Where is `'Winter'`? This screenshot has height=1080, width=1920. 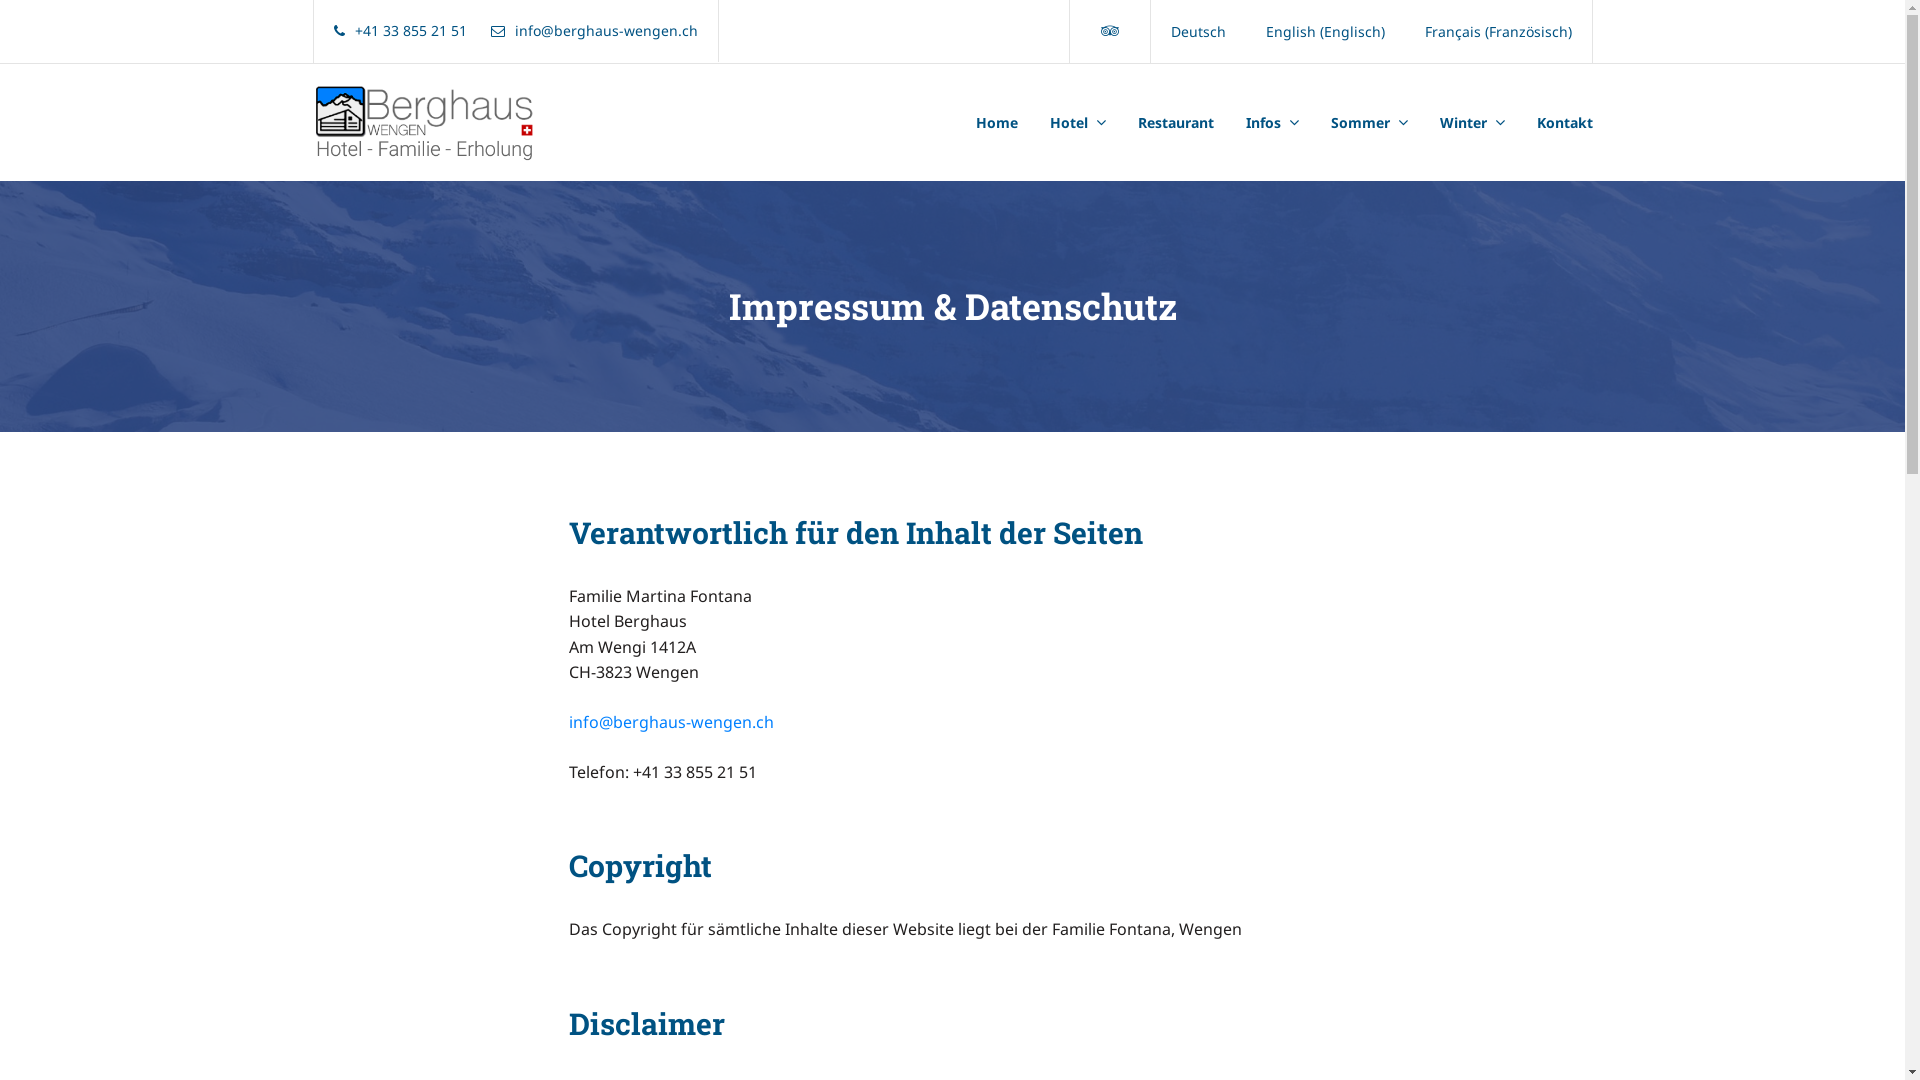 'Winter' is located at coordinates (1423, 123).